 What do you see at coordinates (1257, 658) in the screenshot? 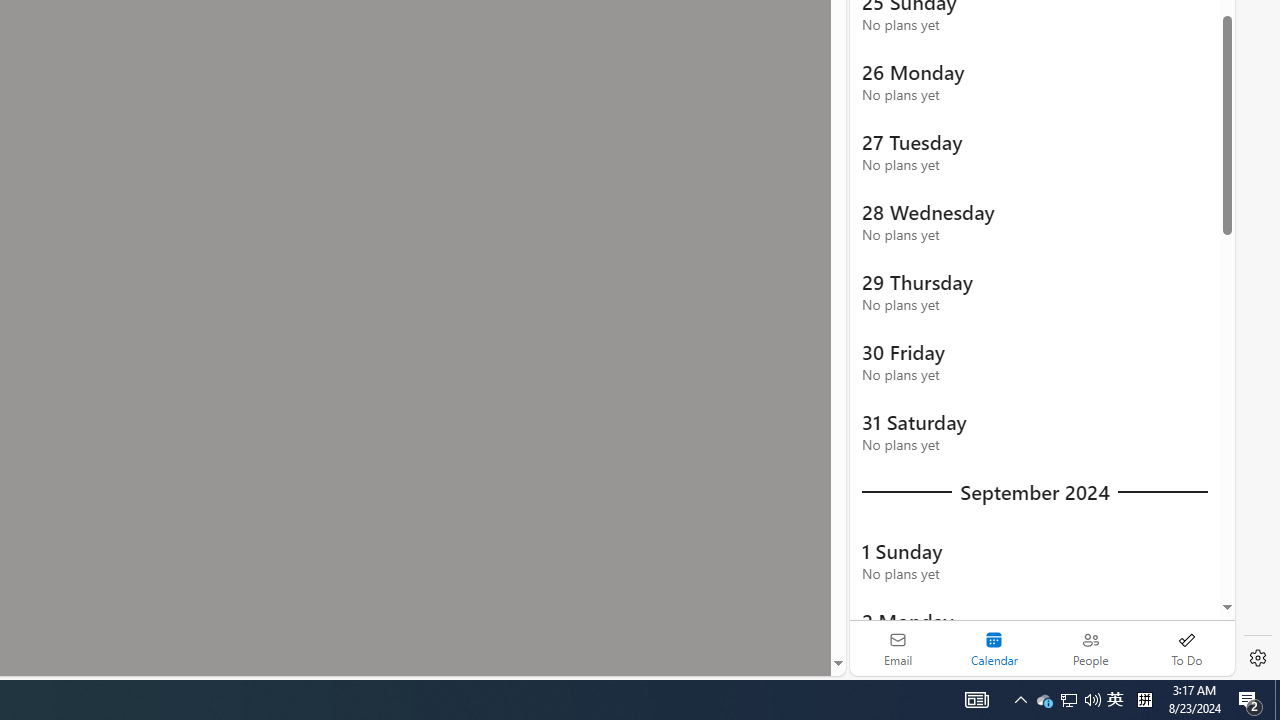
I see `'Settings'` at bounding box center [1257, 658].